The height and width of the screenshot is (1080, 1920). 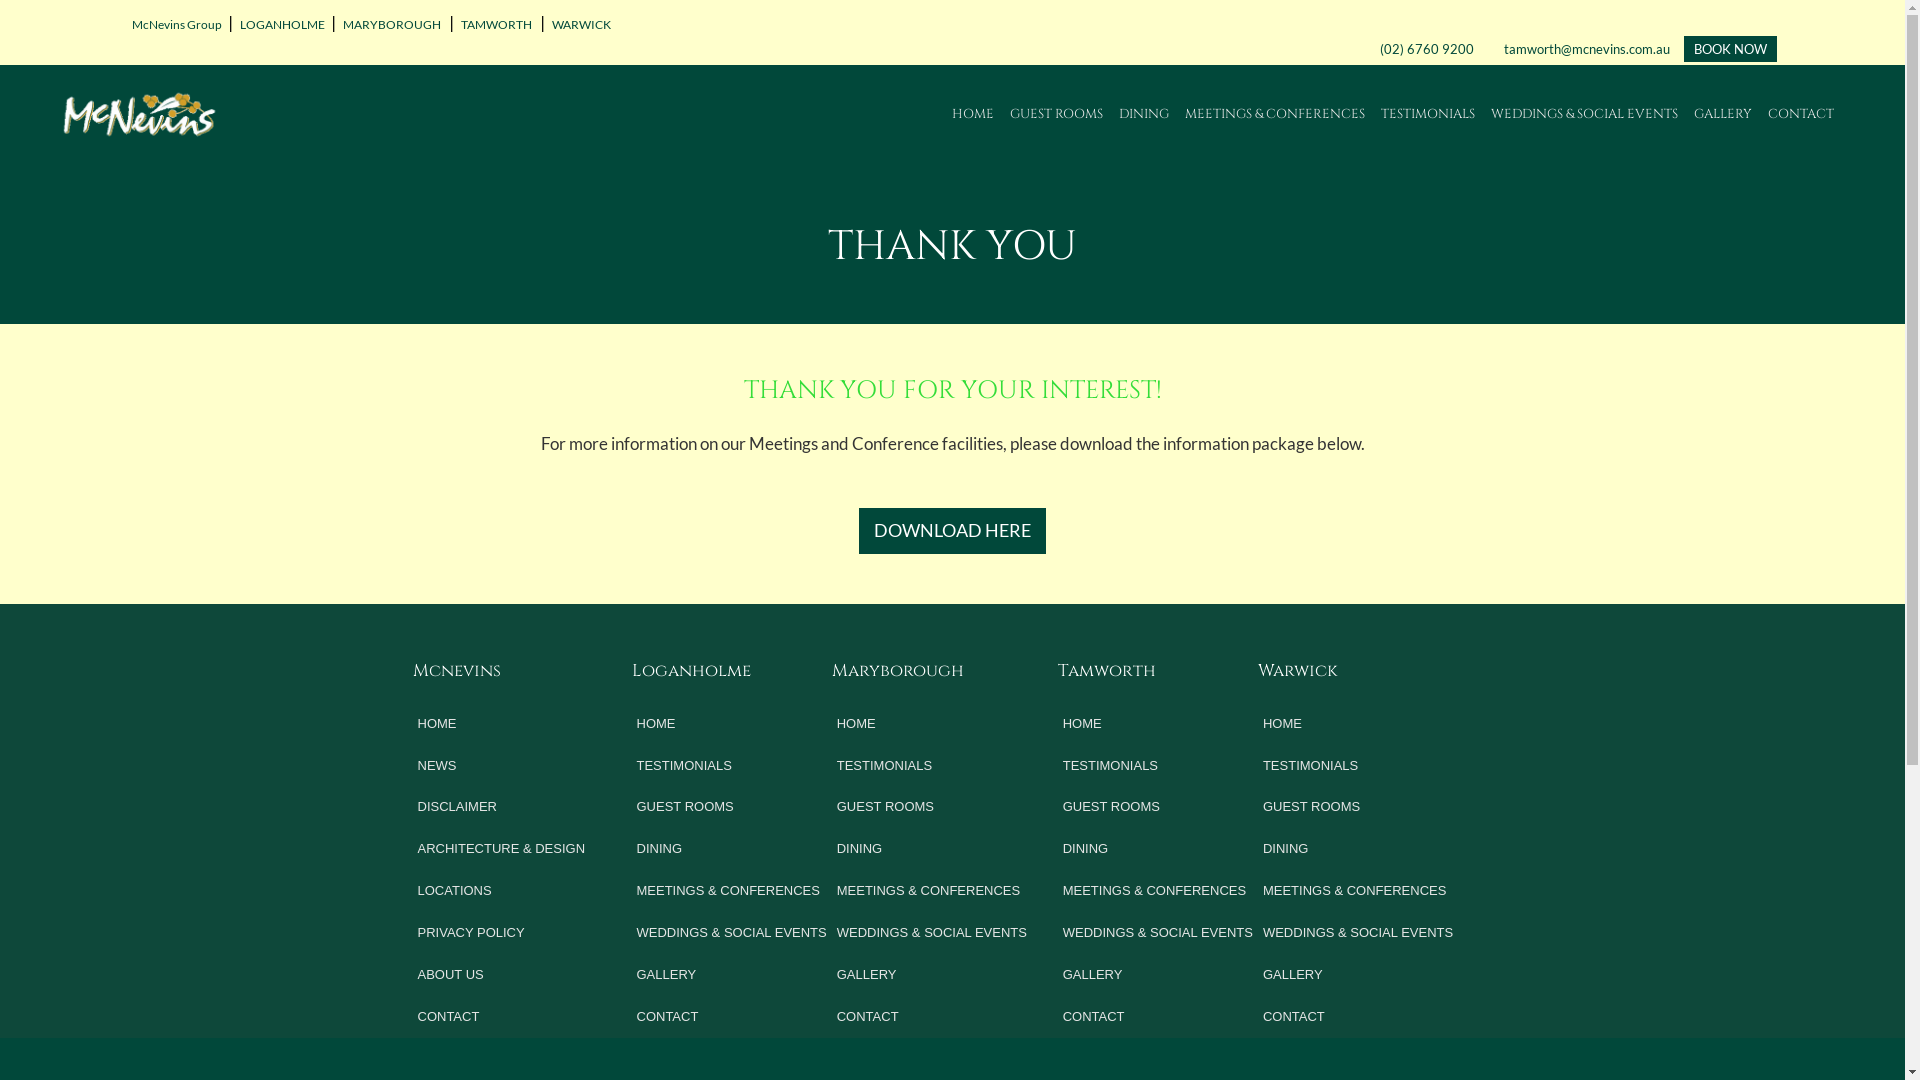 I want to click on '  WARWICK', so click(x=578, y=24).